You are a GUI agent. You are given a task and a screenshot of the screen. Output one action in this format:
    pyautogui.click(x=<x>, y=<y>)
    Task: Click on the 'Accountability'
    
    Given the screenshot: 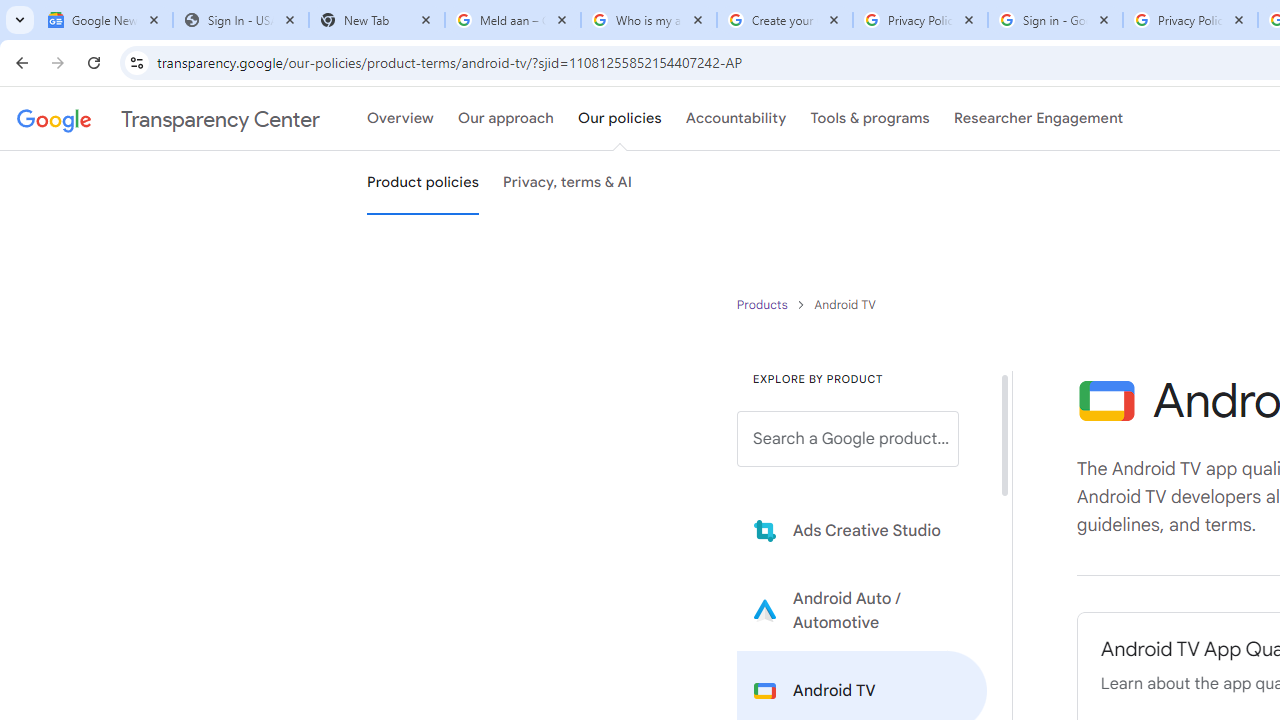 What is the action you would take?
    pyautogui.click(x=735, y=119)
    